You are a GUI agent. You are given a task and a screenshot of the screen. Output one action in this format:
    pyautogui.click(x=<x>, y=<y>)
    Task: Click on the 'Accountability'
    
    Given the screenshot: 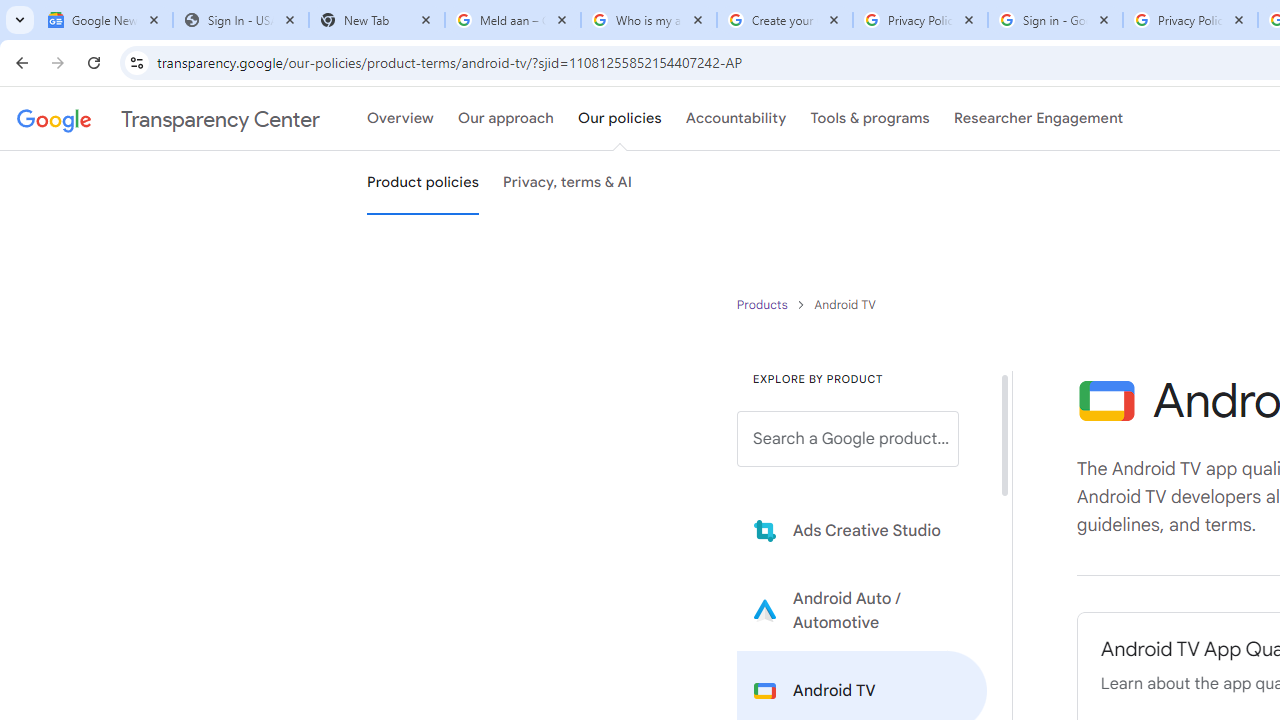 What is the action you would take?
    pyautogui.click(x=735, y=119)
    